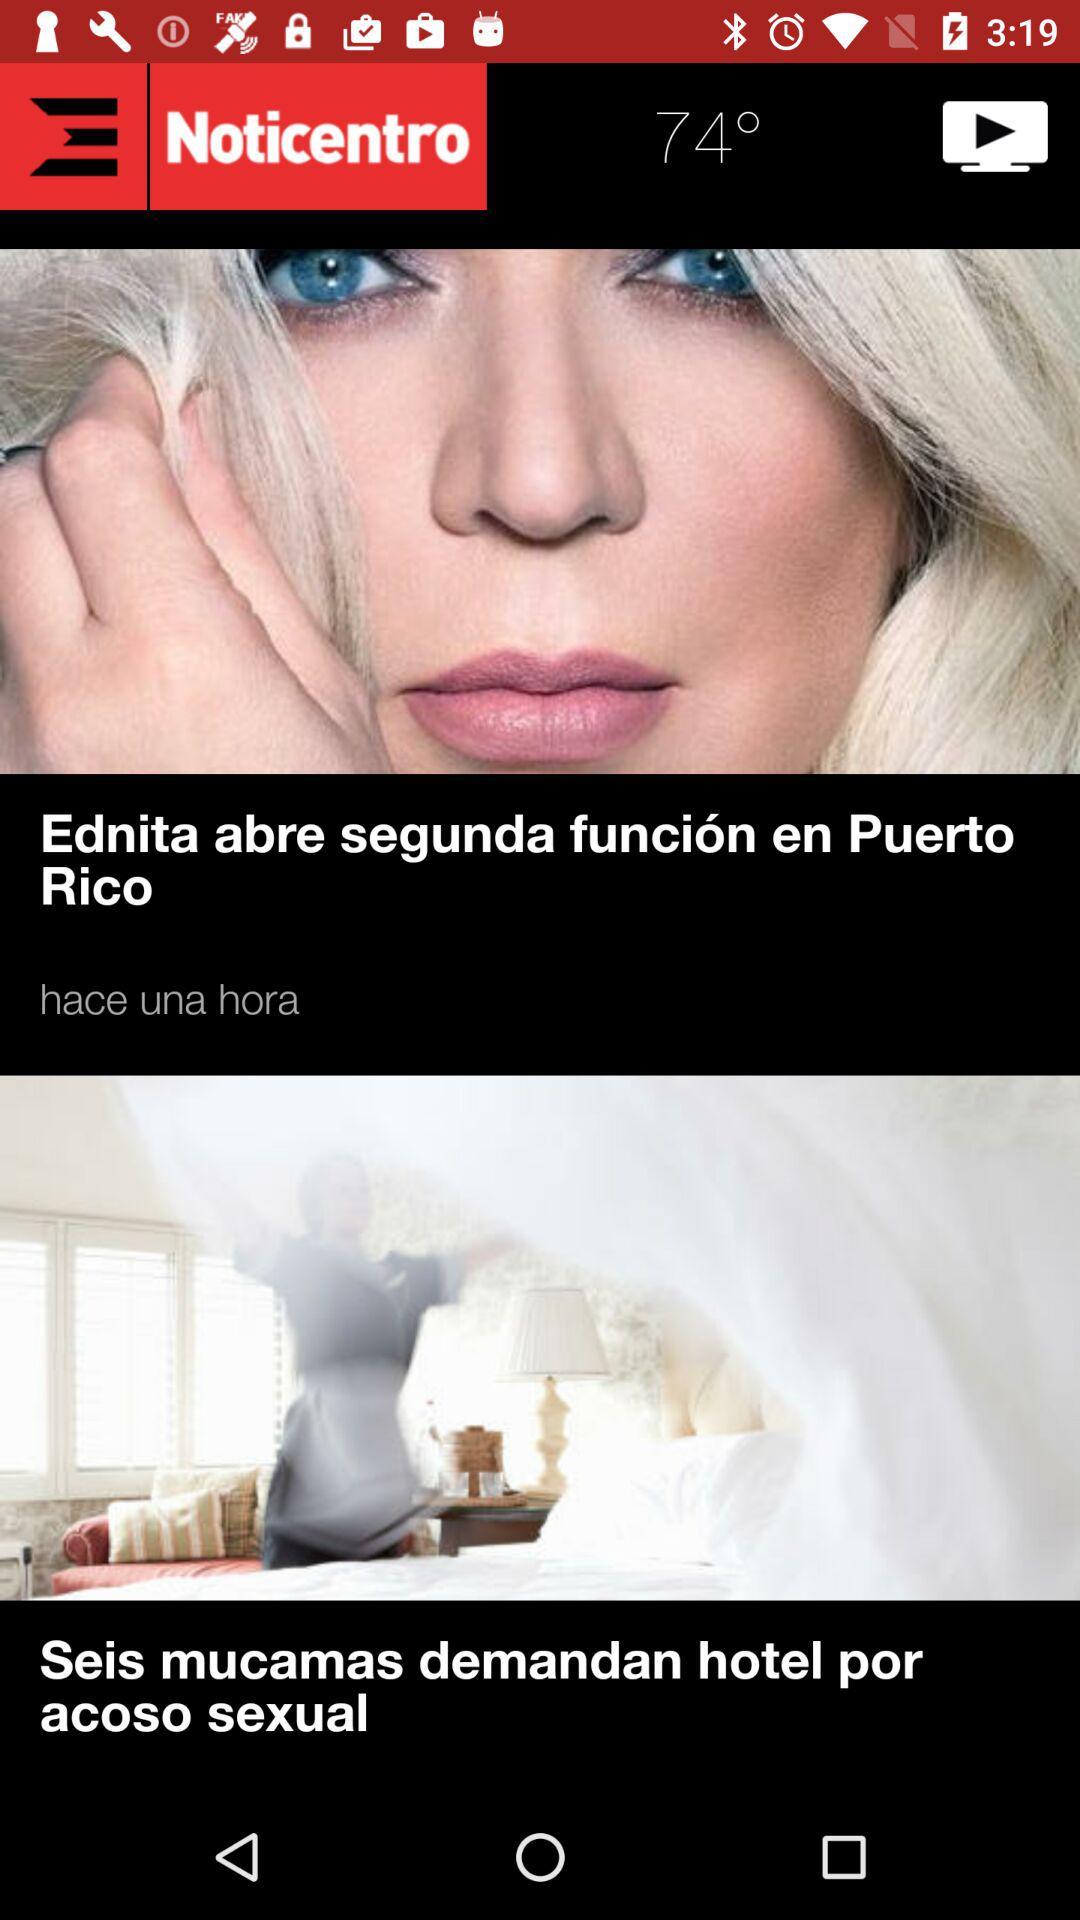  What do you see at coordinates (995, 135) in the screenshot?
I see `the play icon` at bounding box center [995, 135].